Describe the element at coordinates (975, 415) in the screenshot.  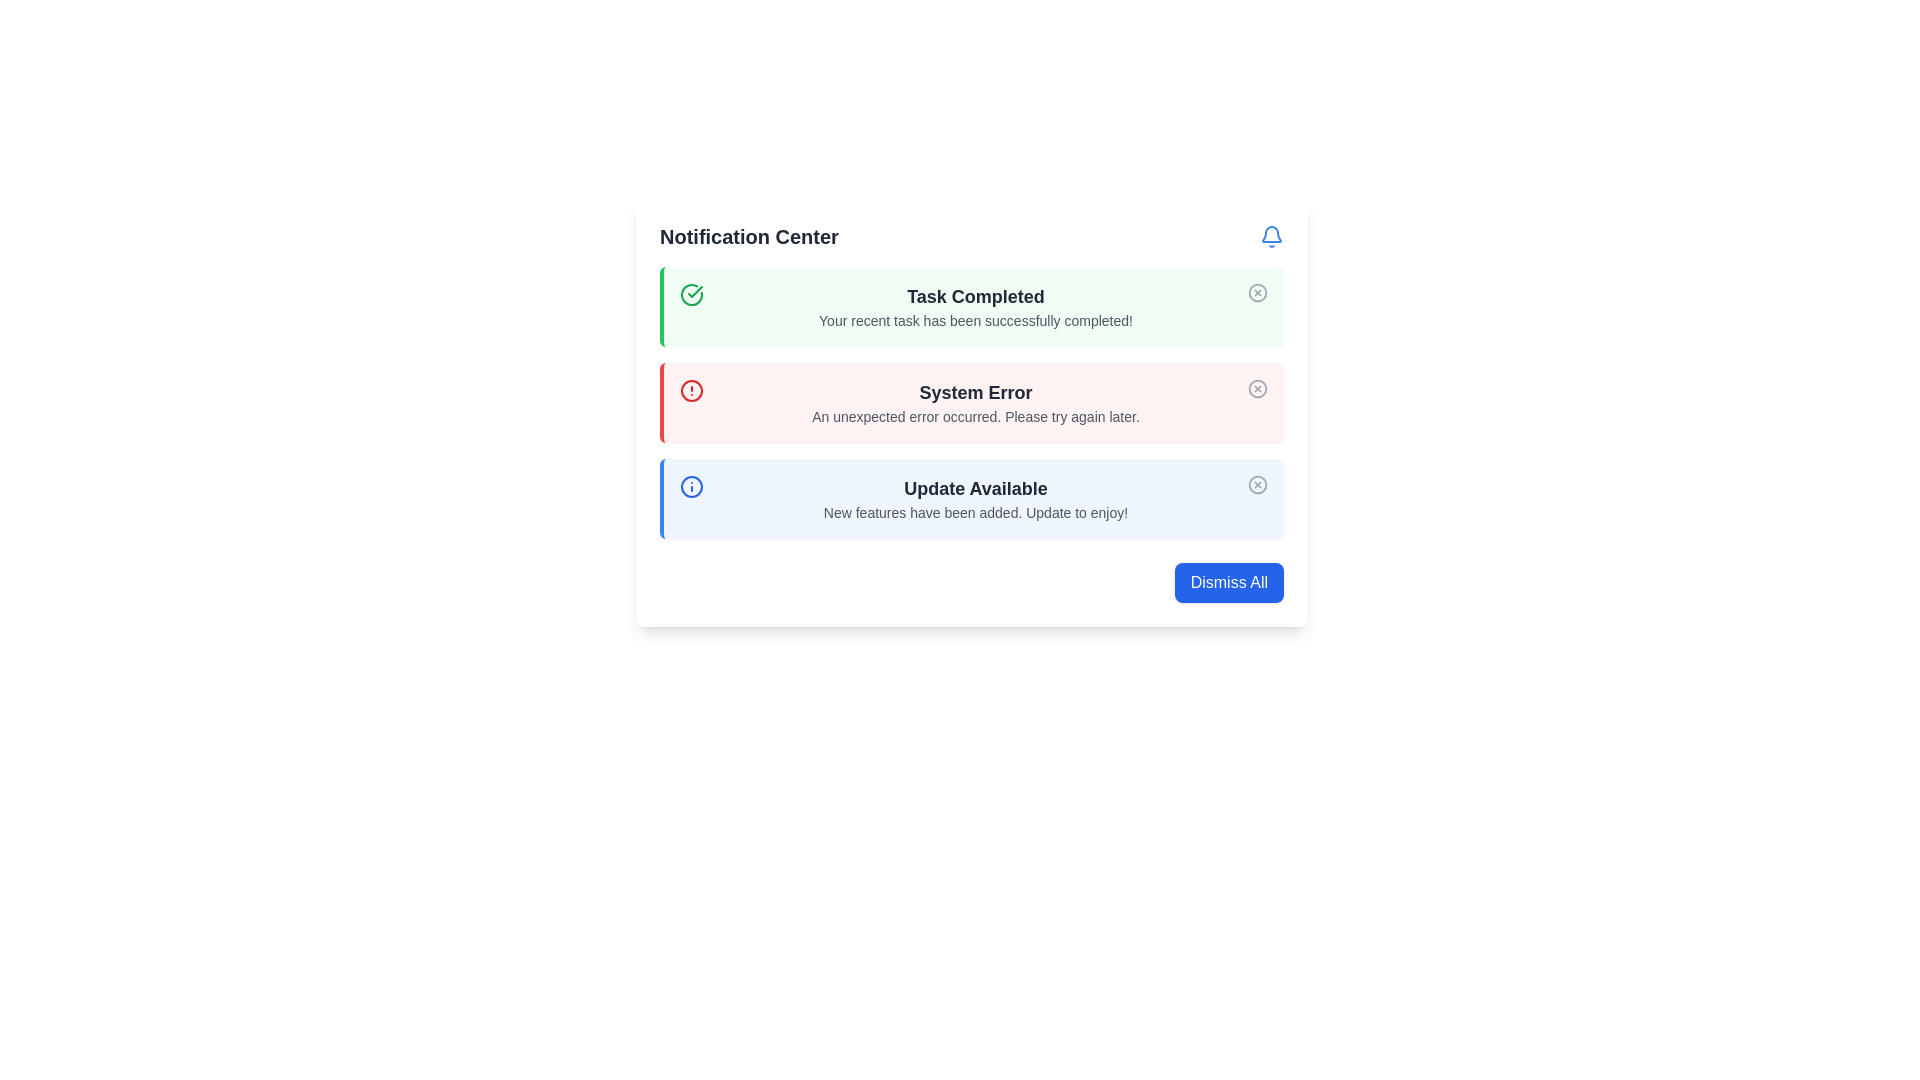
I see `text displayed in a small gray font stating 'An unexpected error occurred. Please try again later.' which is centrally located in the light red notification panel beneath the header 'System Error.'` at that location.